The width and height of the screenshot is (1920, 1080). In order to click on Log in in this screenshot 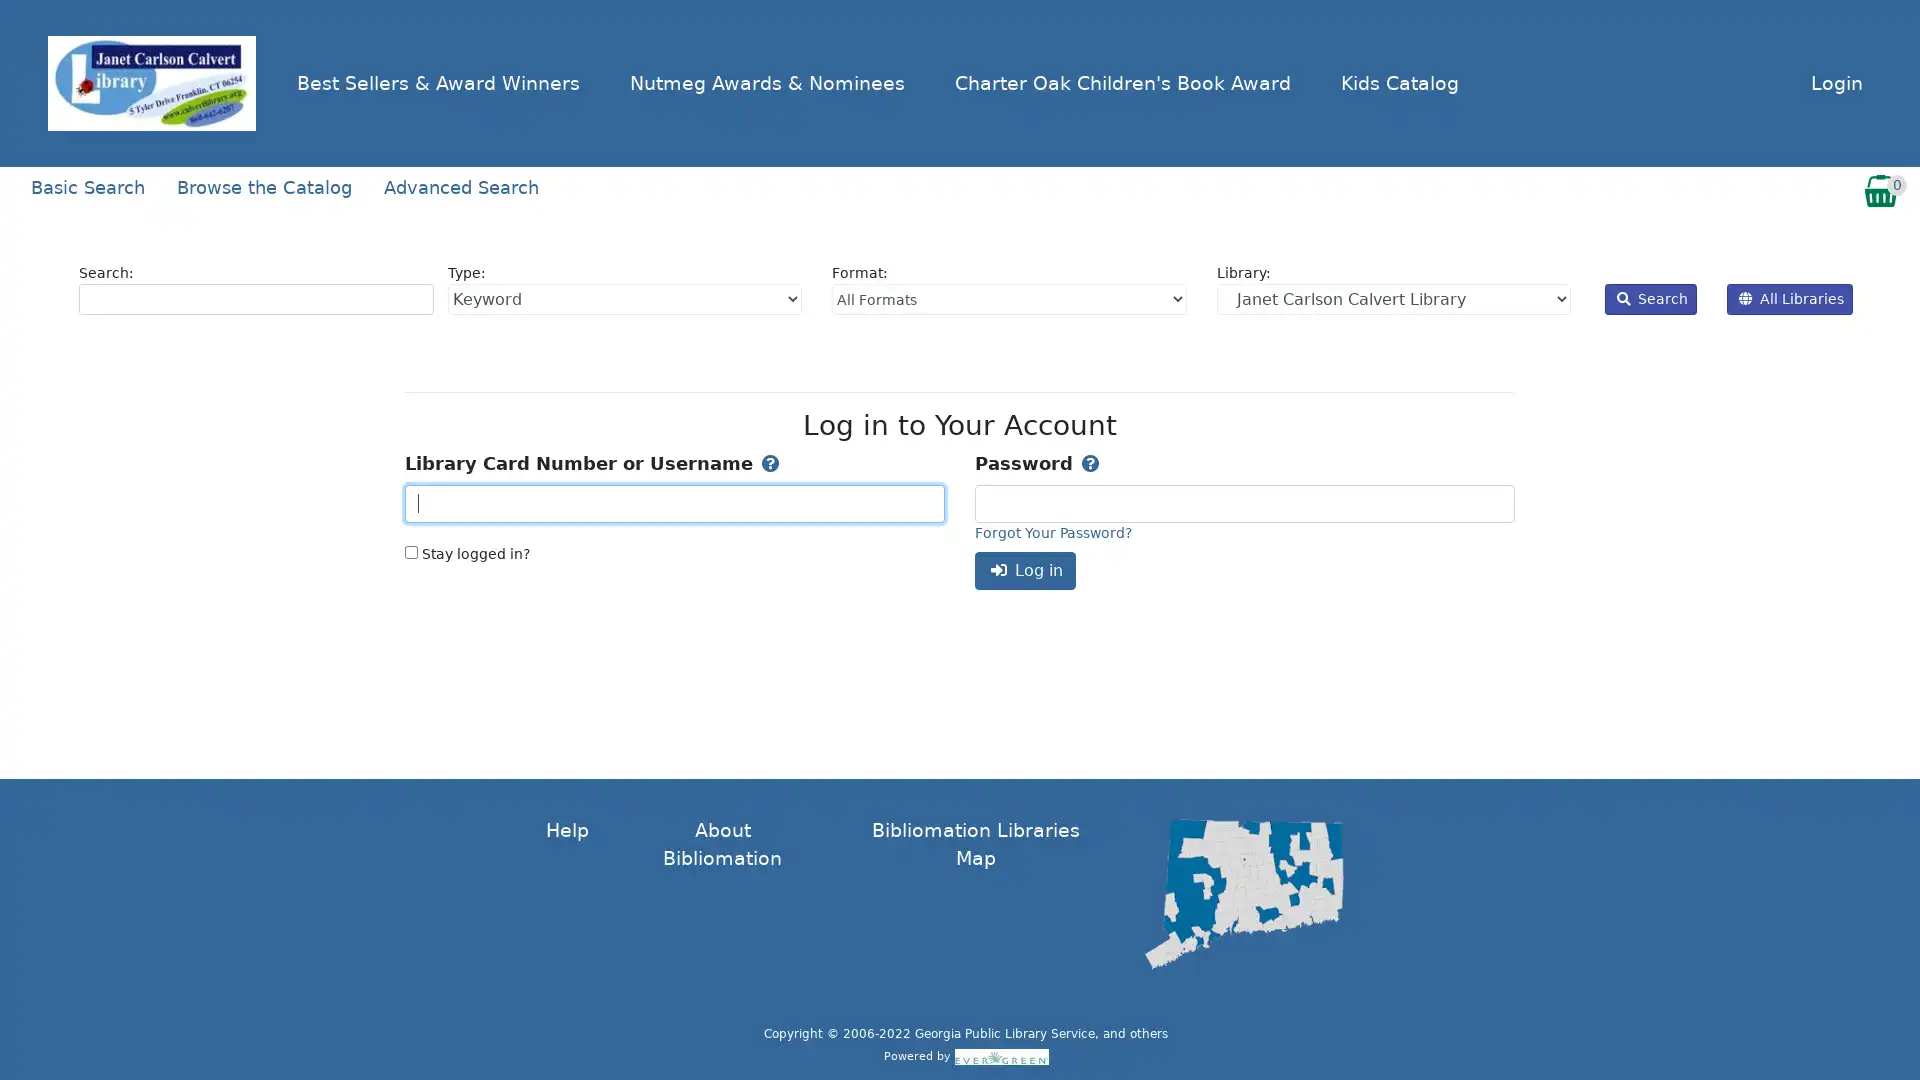, I will do `click(1025, 570)`.